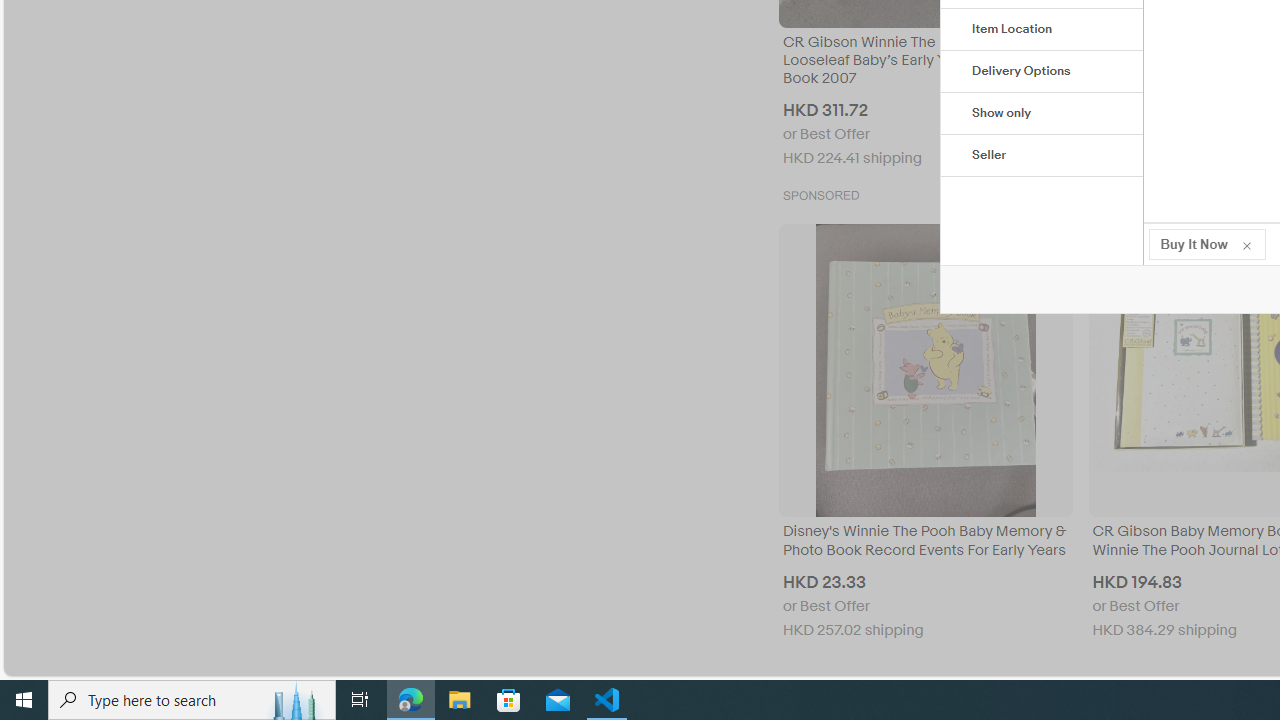 The image size is (1280, 720). I want to click on 'Delivery Options', so click(1041, 71).